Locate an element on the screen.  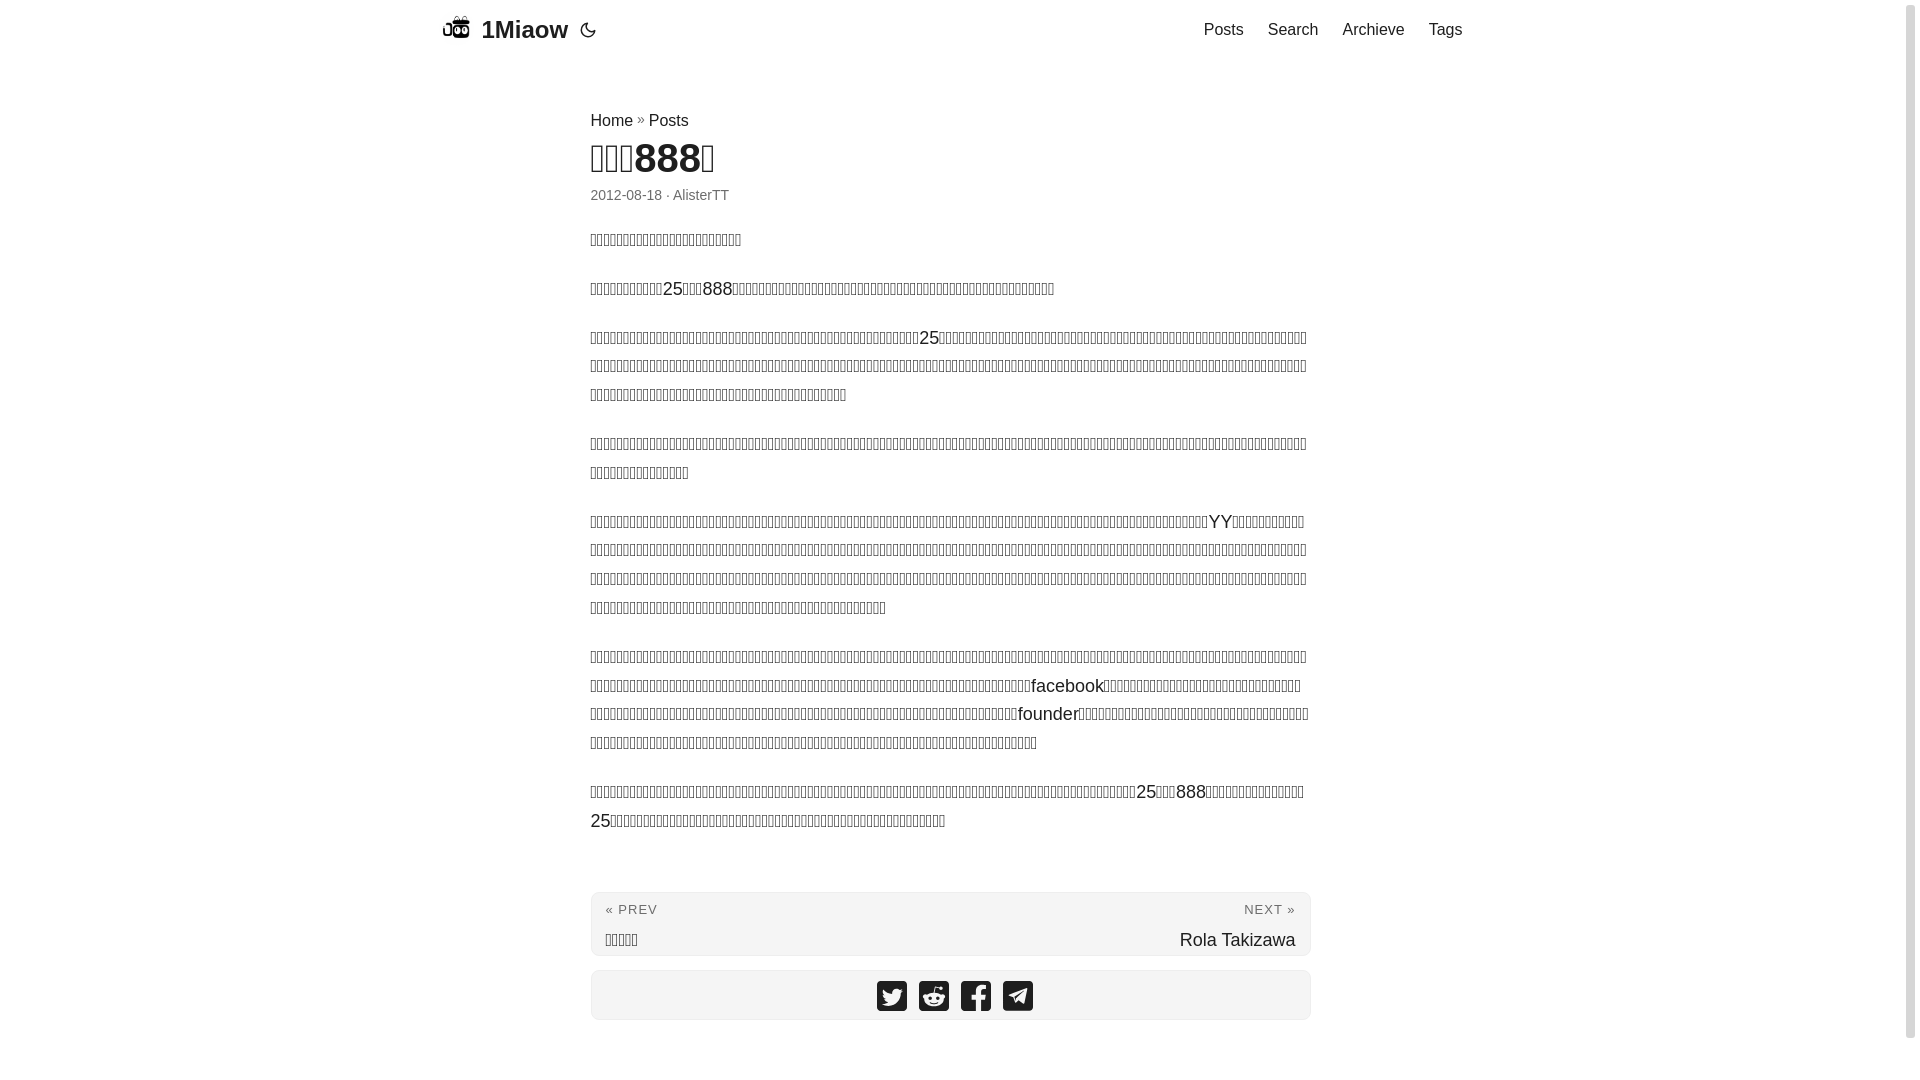
'Search' is located at coordinates (1293, 30).